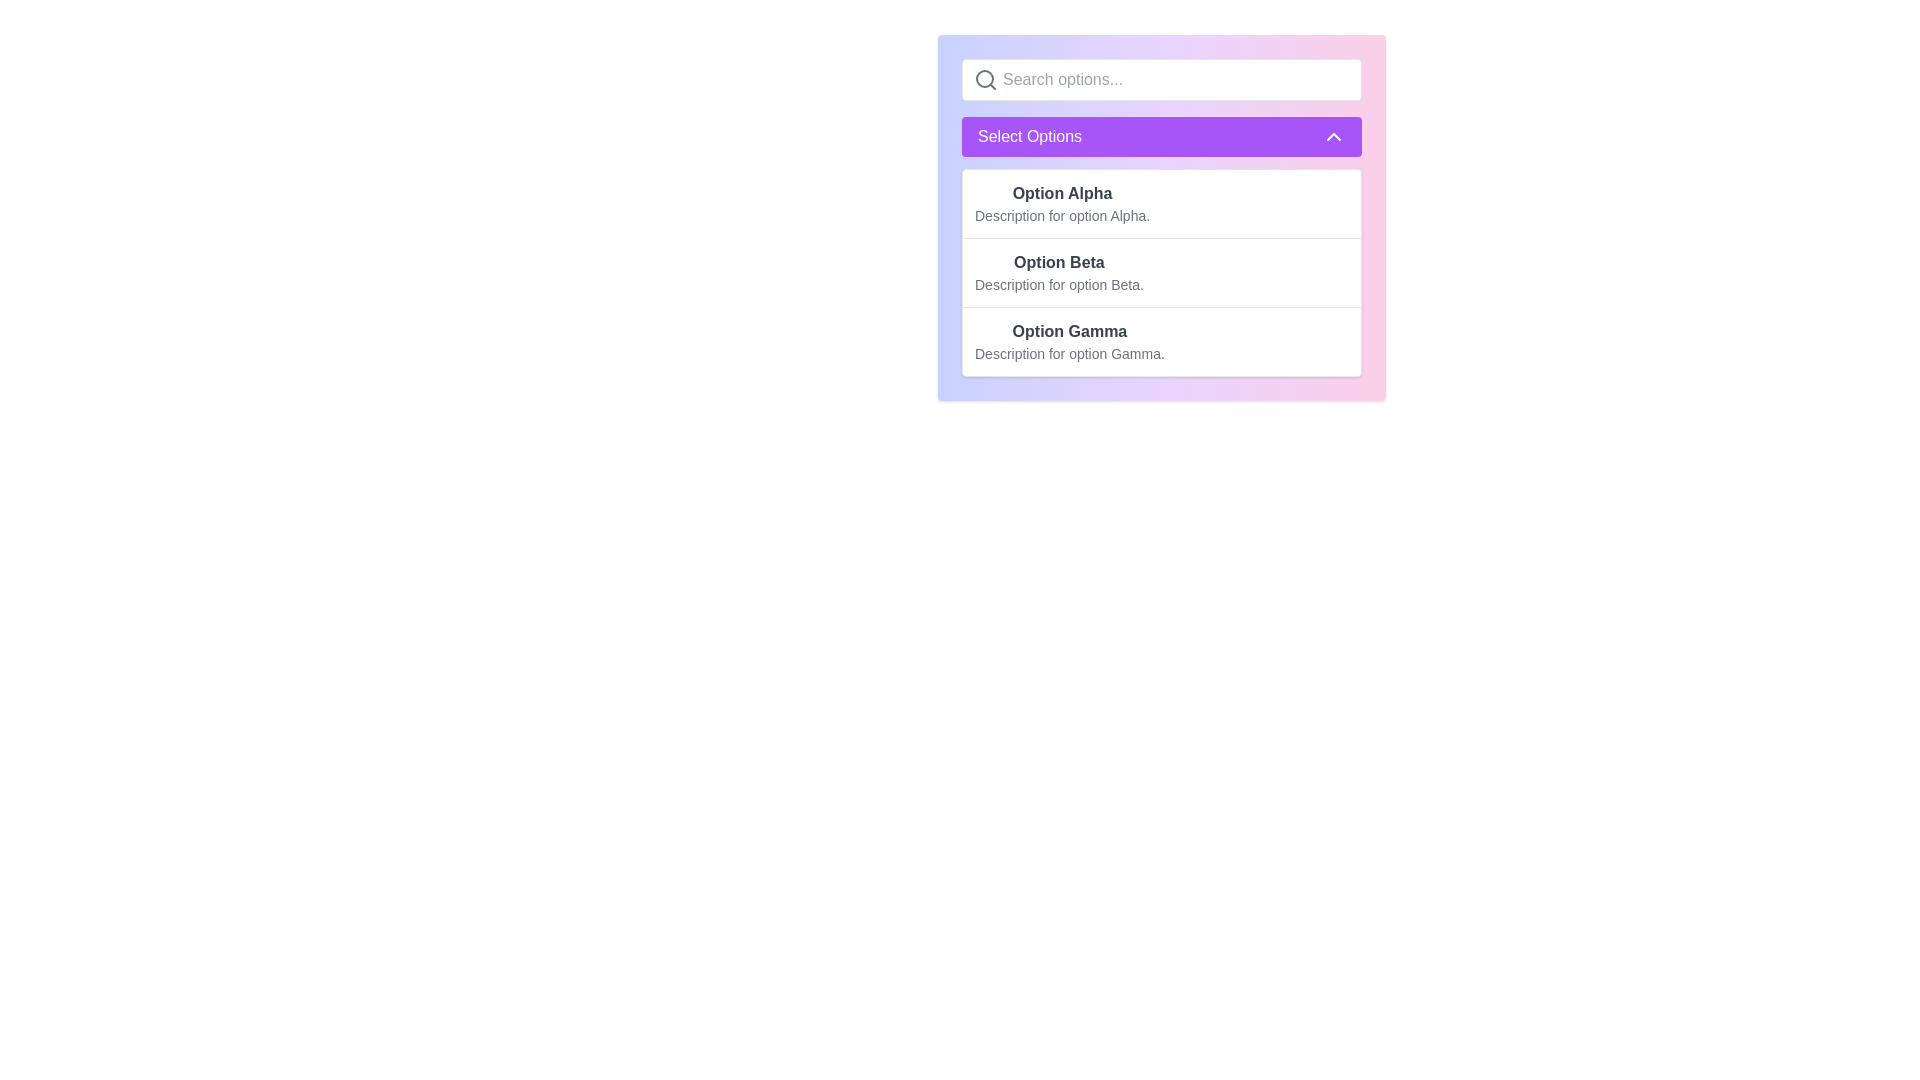 This screenshot has height=1080, width=1920. Describe the element at coordinates (1161, 272) in the screenshot. I see `the 'Option Beta' list item in the dropdown menu` at that location.